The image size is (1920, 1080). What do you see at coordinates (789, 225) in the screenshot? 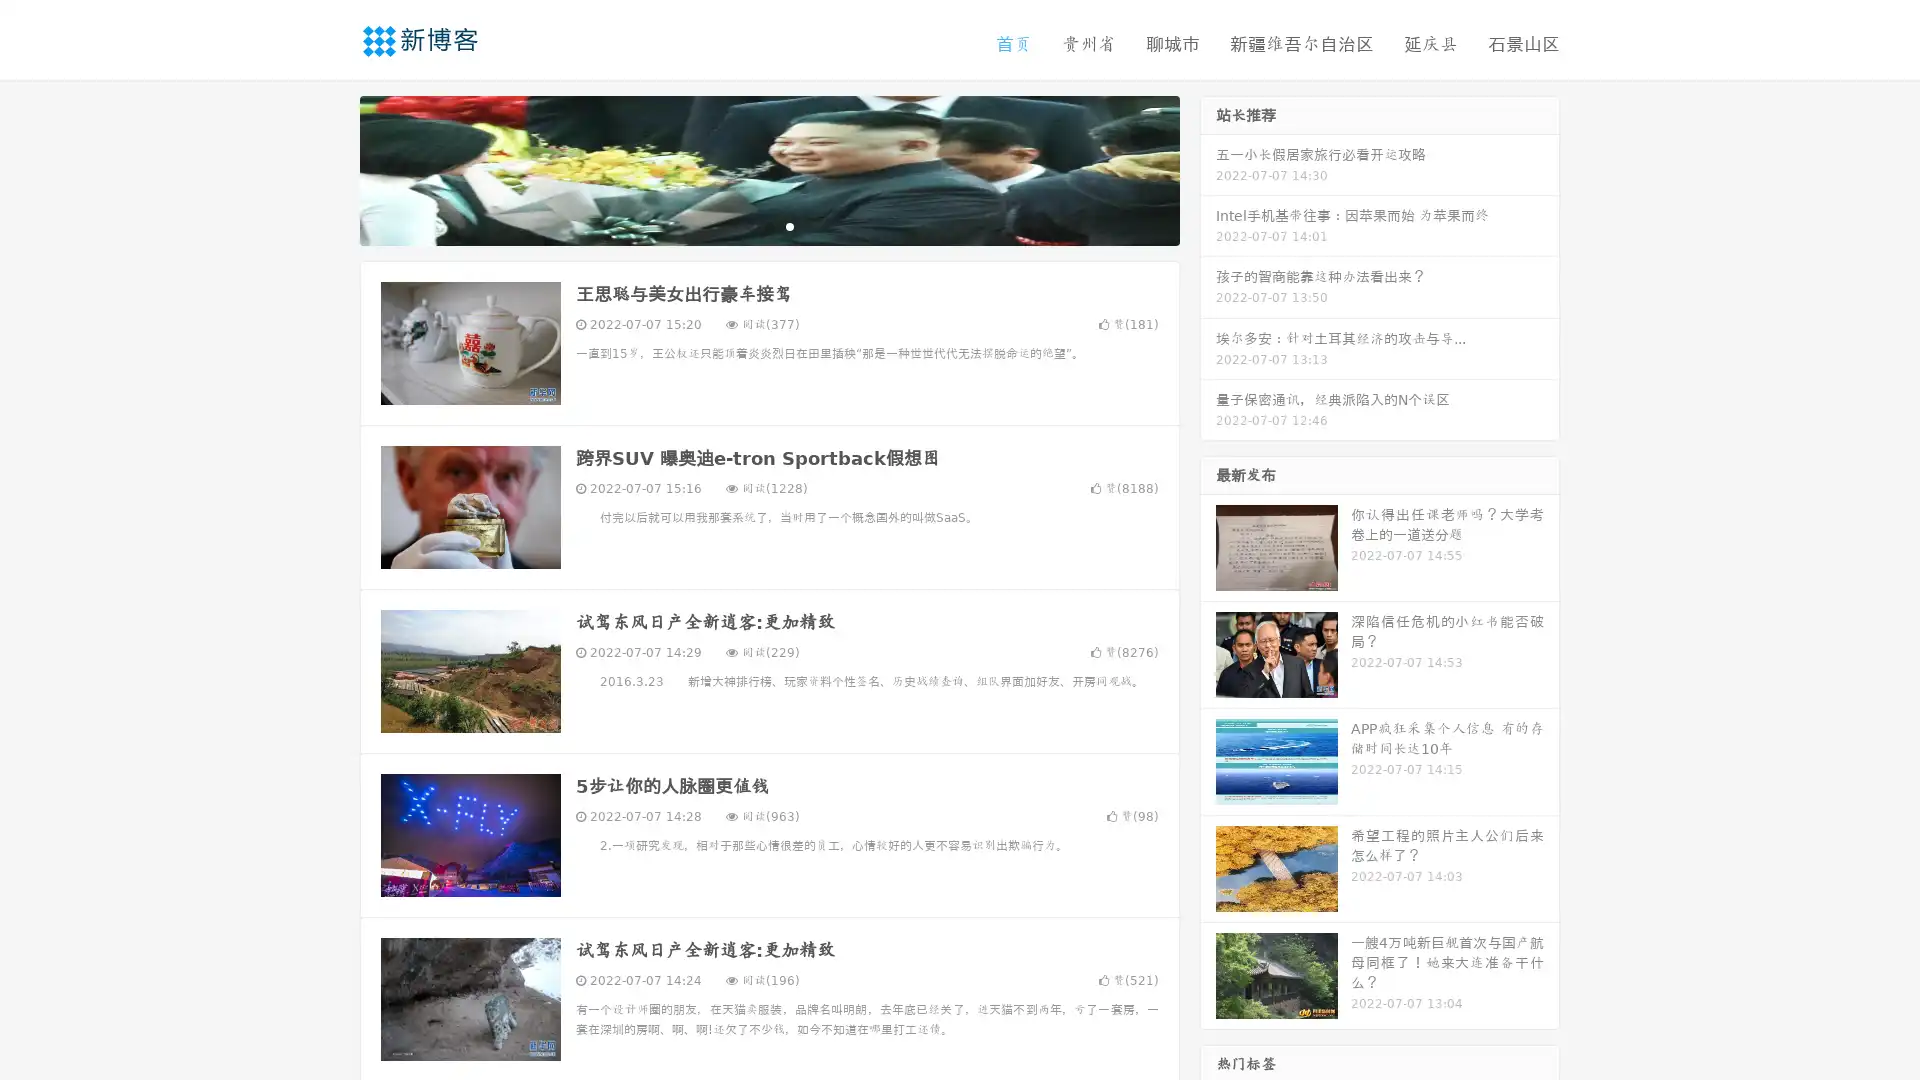
I see `Go to slide 3` at bounding box center [789, 225].